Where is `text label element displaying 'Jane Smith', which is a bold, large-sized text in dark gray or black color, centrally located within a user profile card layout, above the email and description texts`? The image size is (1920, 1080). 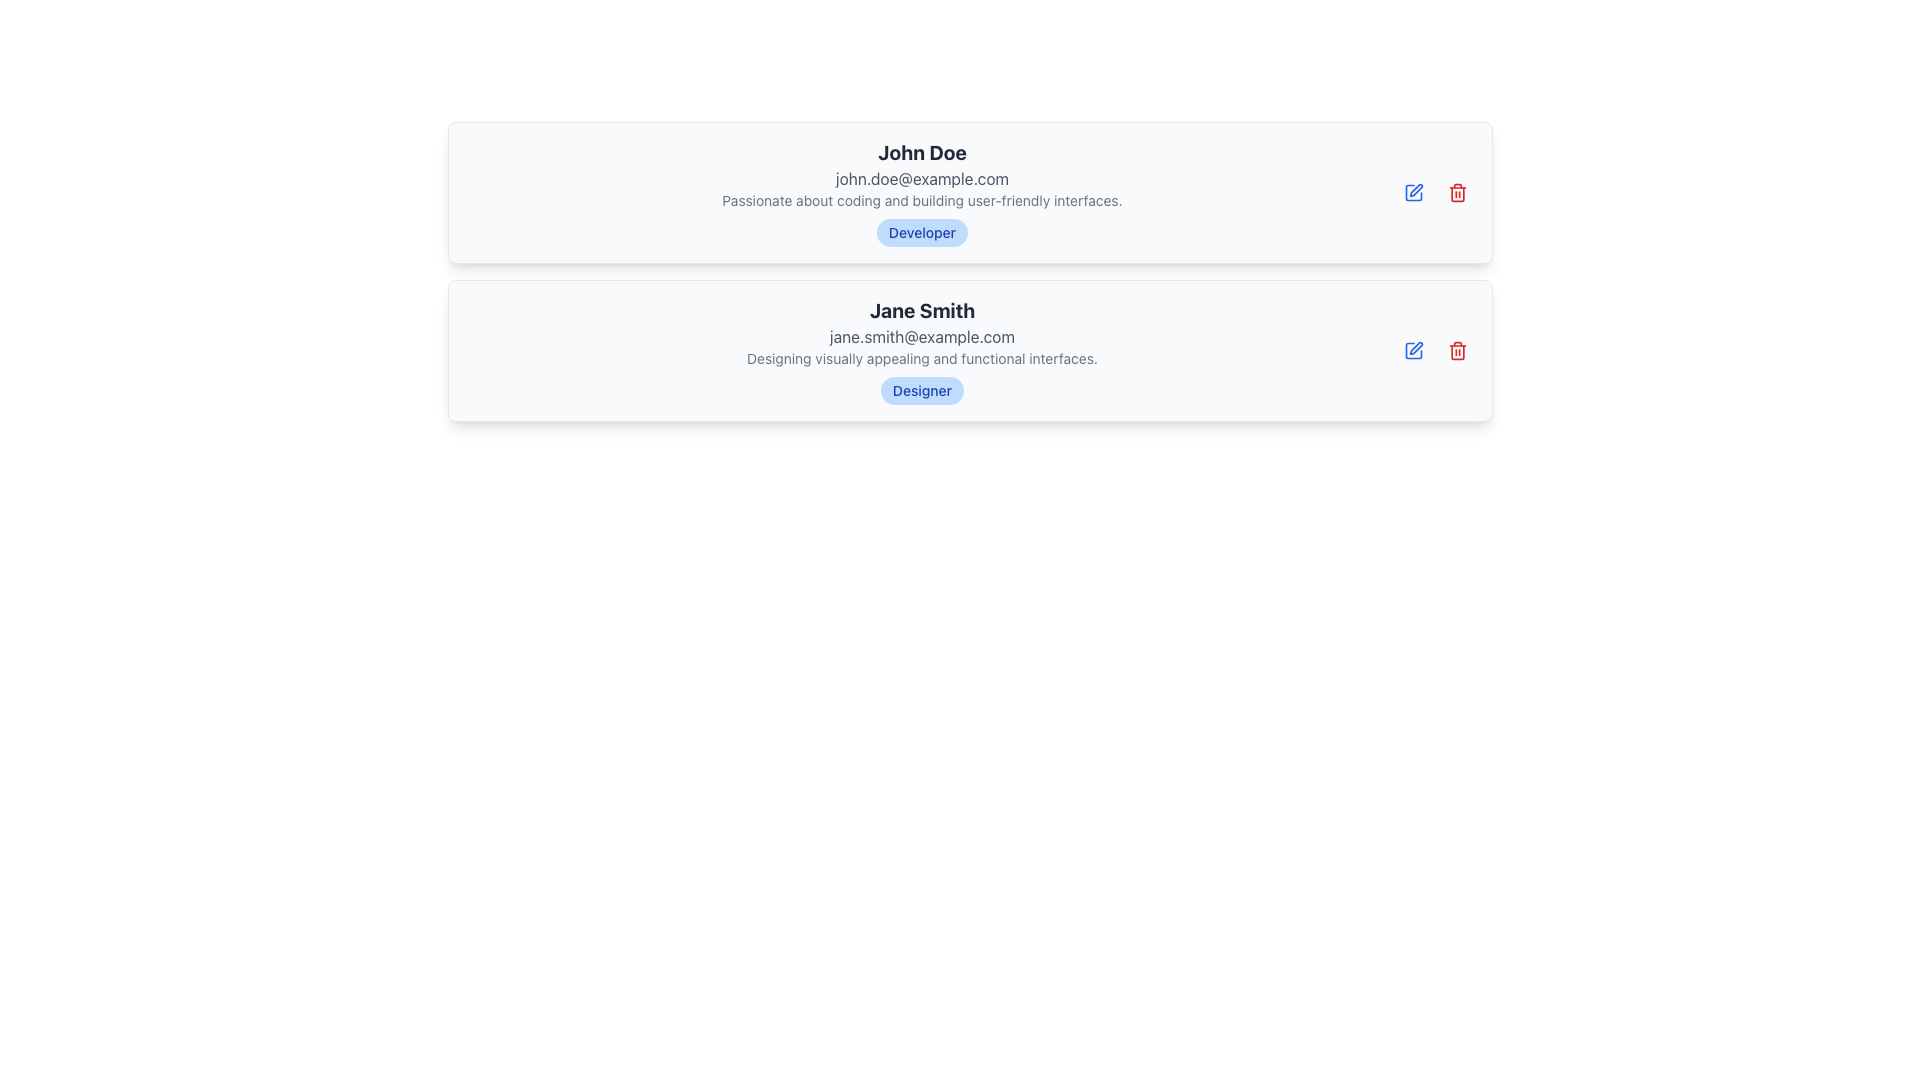
text label element displaying 'Jane Smith', which is a bold, large-sized text in dark gray or black color, centrally located within a user profile card layout, above the email and description texts is located at coordinates (921, 311).